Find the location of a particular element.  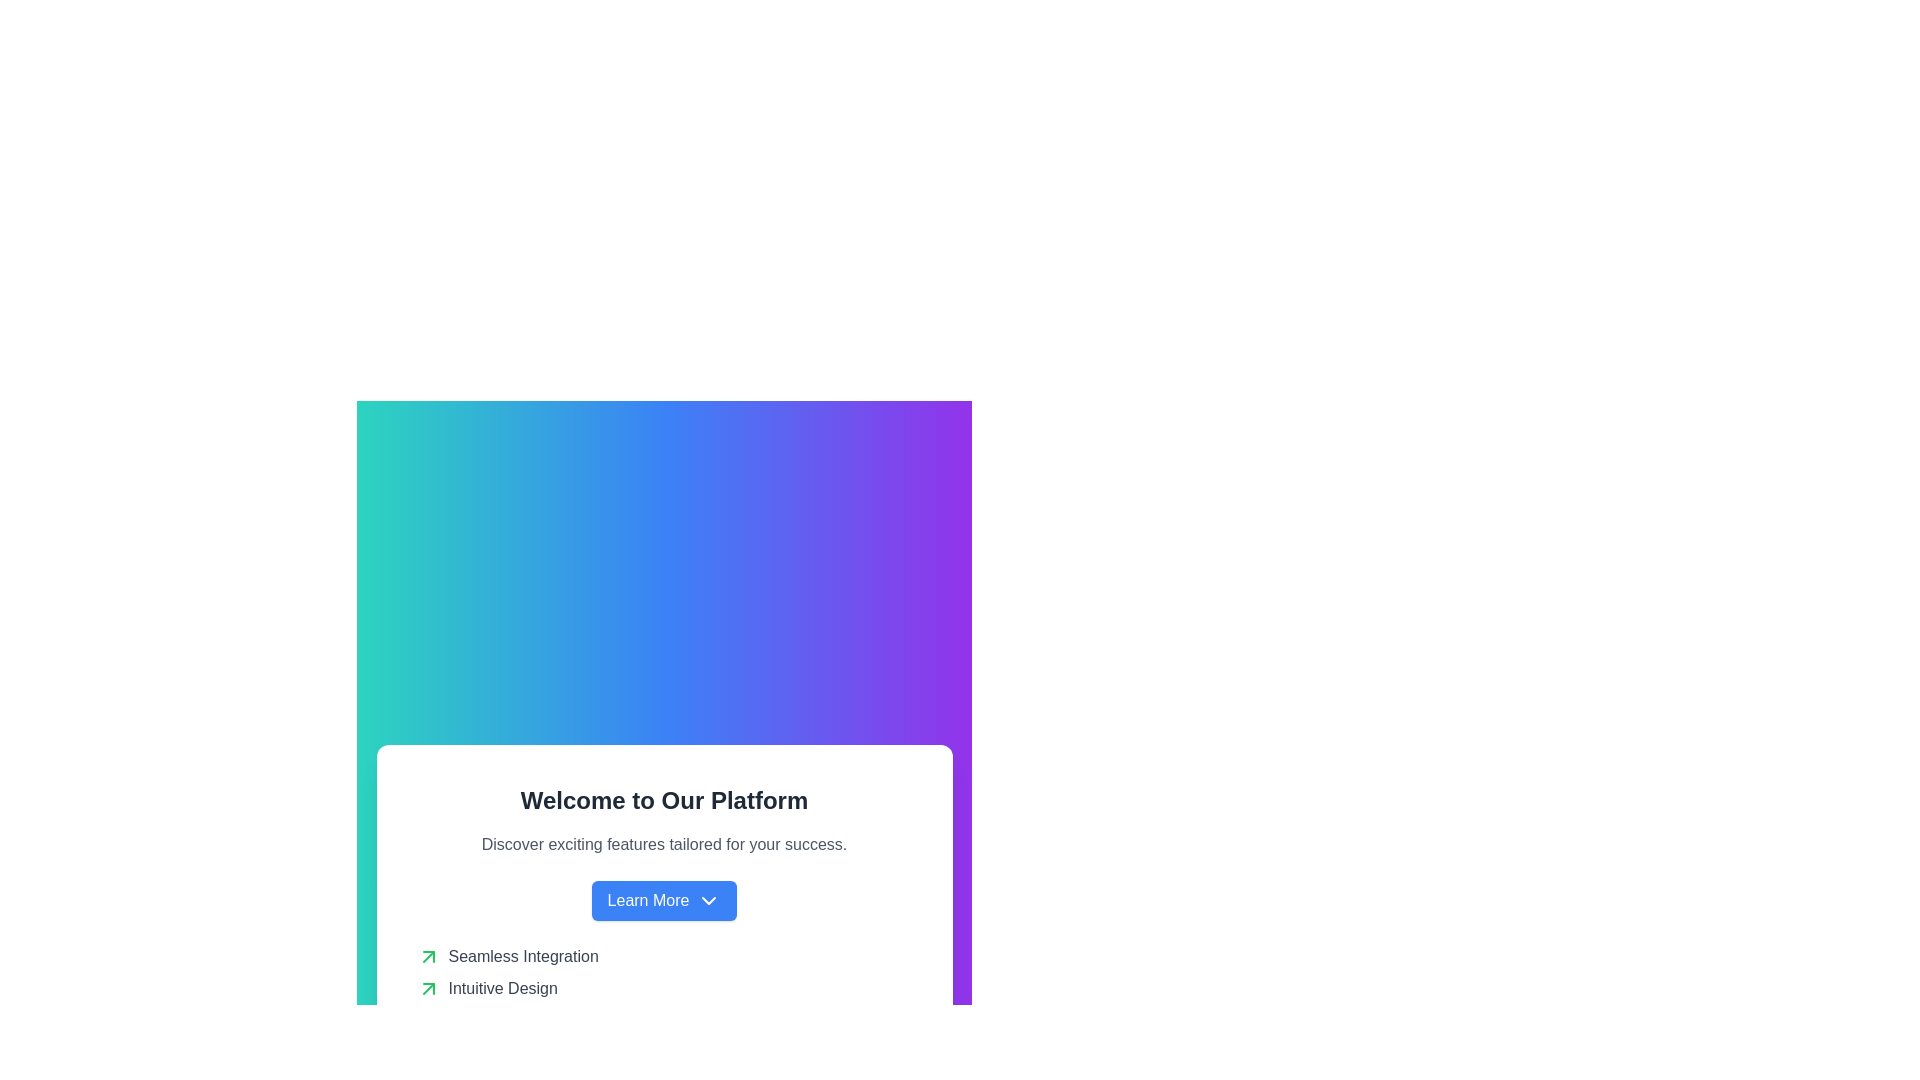

the welcoming headline text that introduces the purpose of the interface, located above the subtitle is located at coordinates (664, 800).